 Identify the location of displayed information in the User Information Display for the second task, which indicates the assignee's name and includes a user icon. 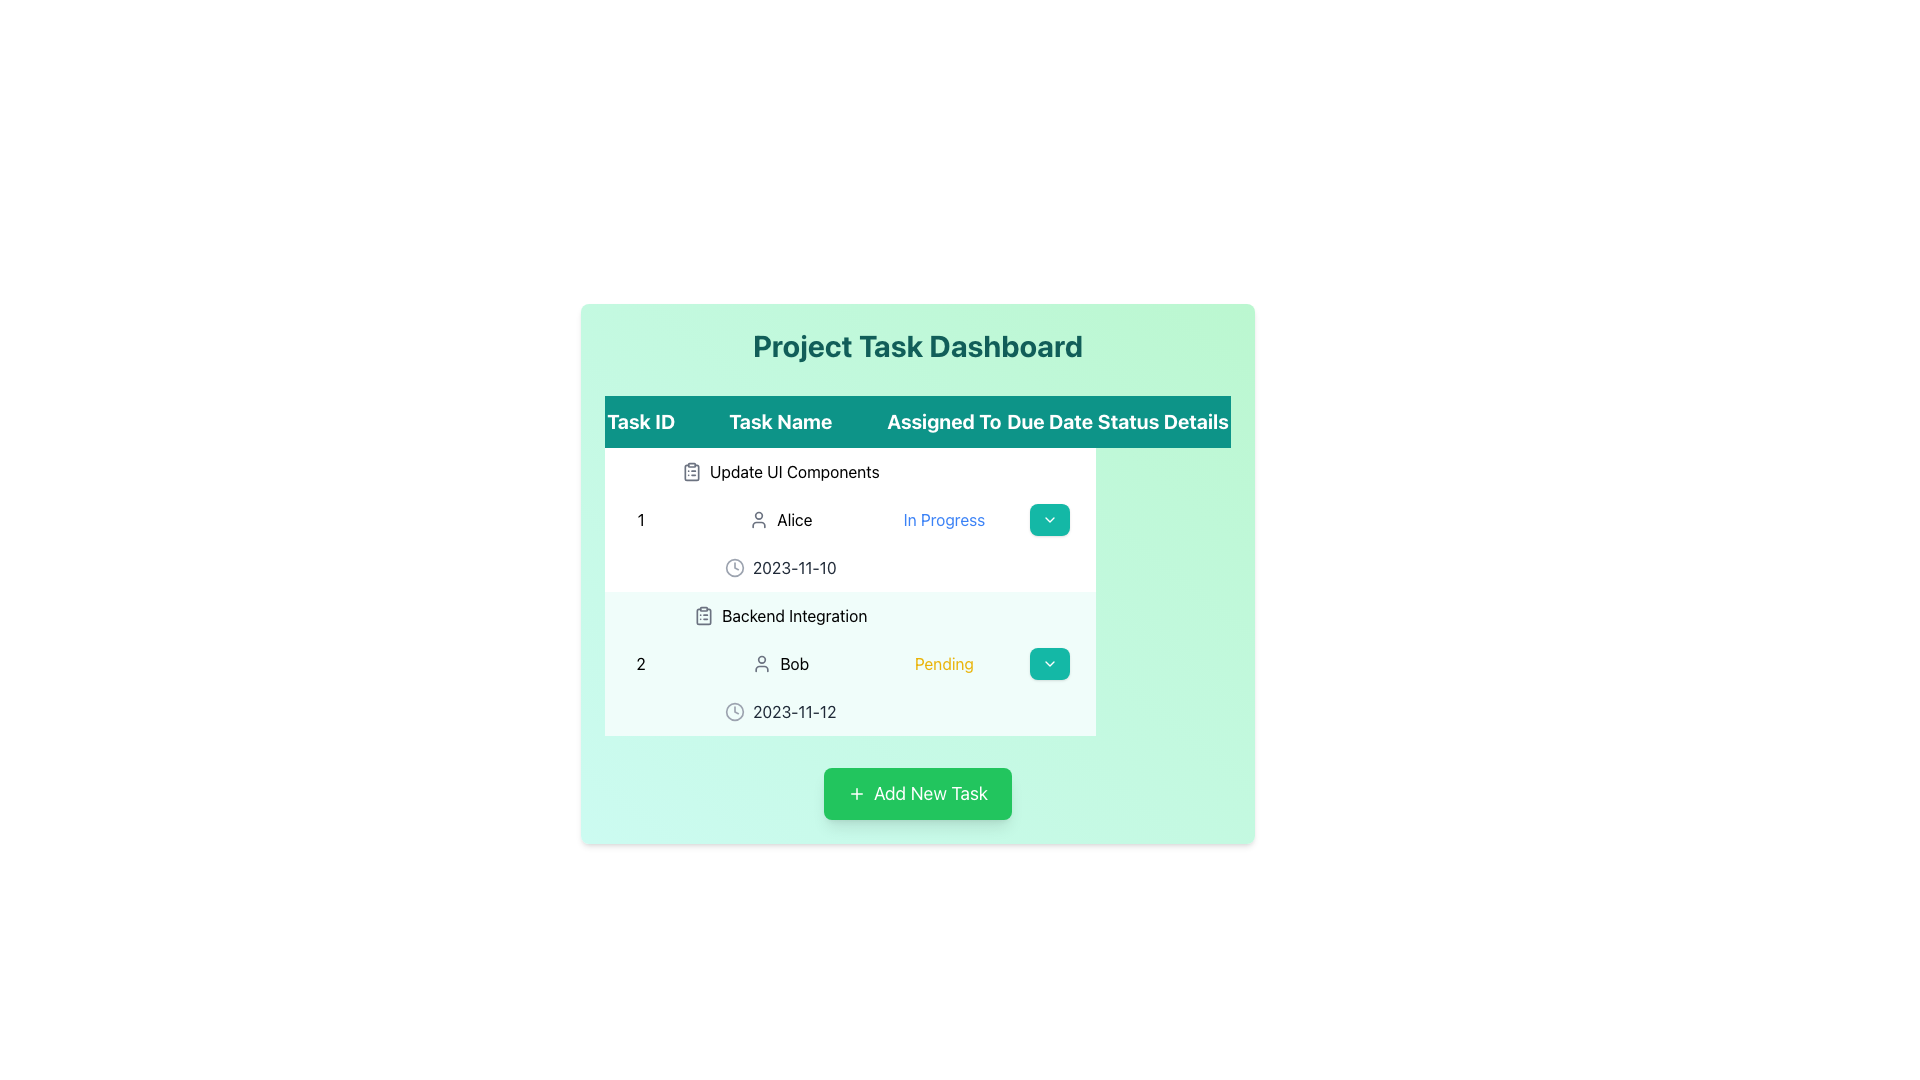
(779, 663).